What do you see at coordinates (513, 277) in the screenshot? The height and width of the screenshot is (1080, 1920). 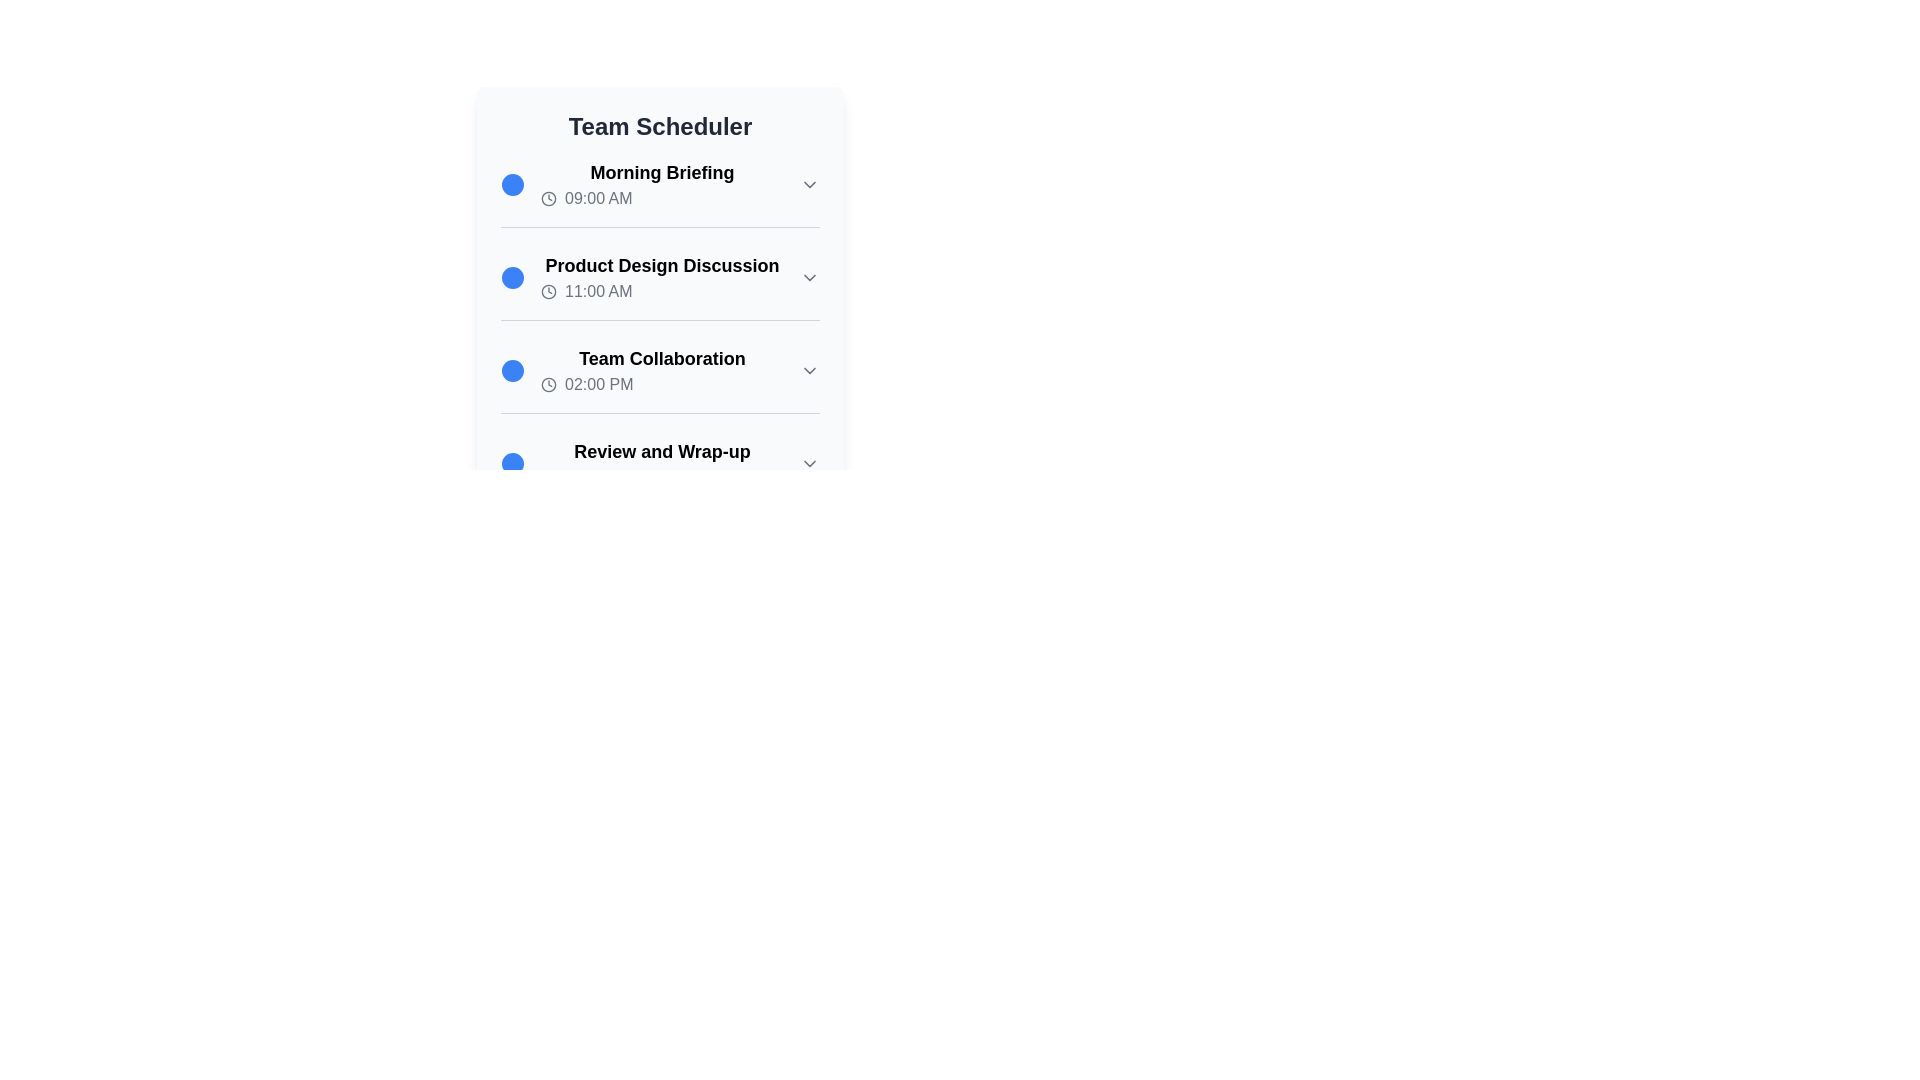 I see `the blue circular SVG element located at the center of the second list item in the 'Team Scheduler' section if it is interactive` at bounding box center [513, 277].